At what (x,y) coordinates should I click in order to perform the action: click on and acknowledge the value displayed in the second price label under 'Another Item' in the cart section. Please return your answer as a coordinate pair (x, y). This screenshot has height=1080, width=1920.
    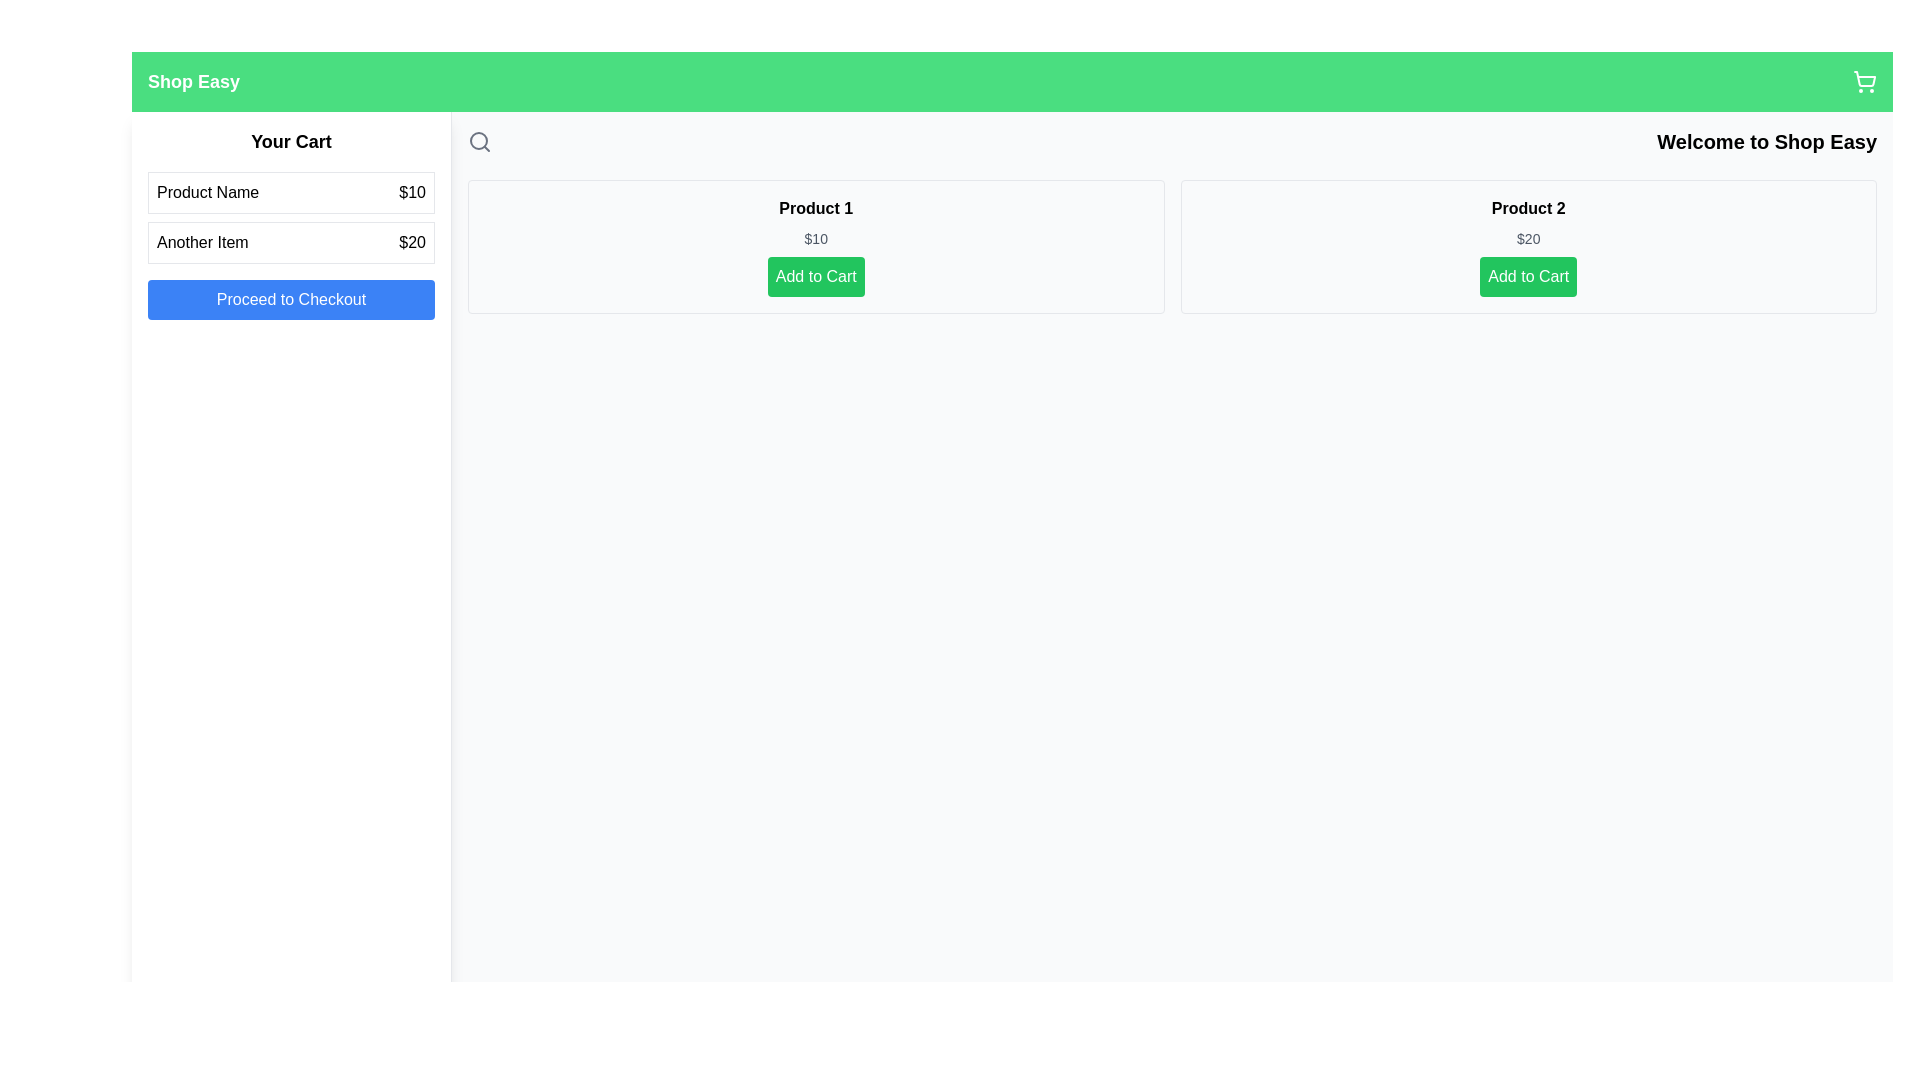
    Looking at the image, I should click on (411, 242).